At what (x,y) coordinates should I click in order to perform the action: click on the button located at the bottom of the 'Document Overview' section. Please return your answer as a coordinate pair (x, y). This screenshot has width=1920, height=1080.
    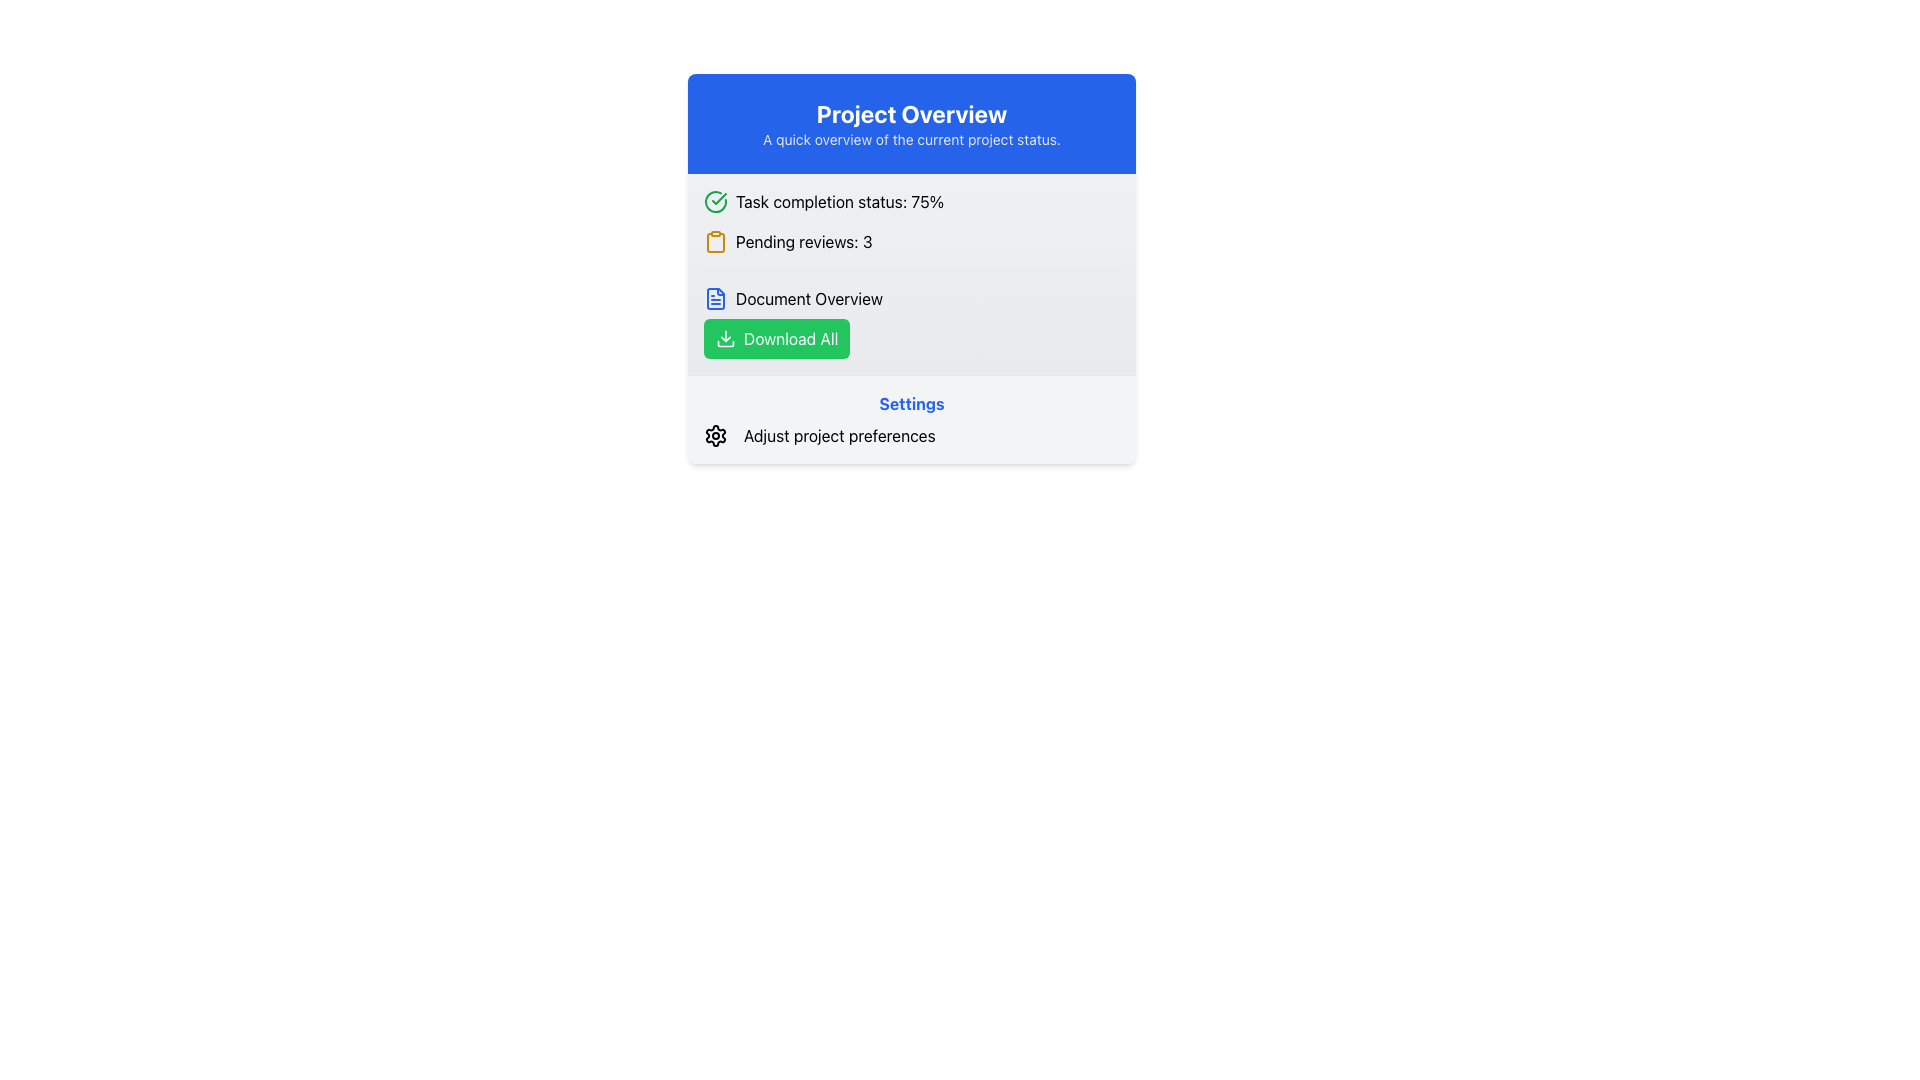
    Looking at the image, I should click on (776, 338).